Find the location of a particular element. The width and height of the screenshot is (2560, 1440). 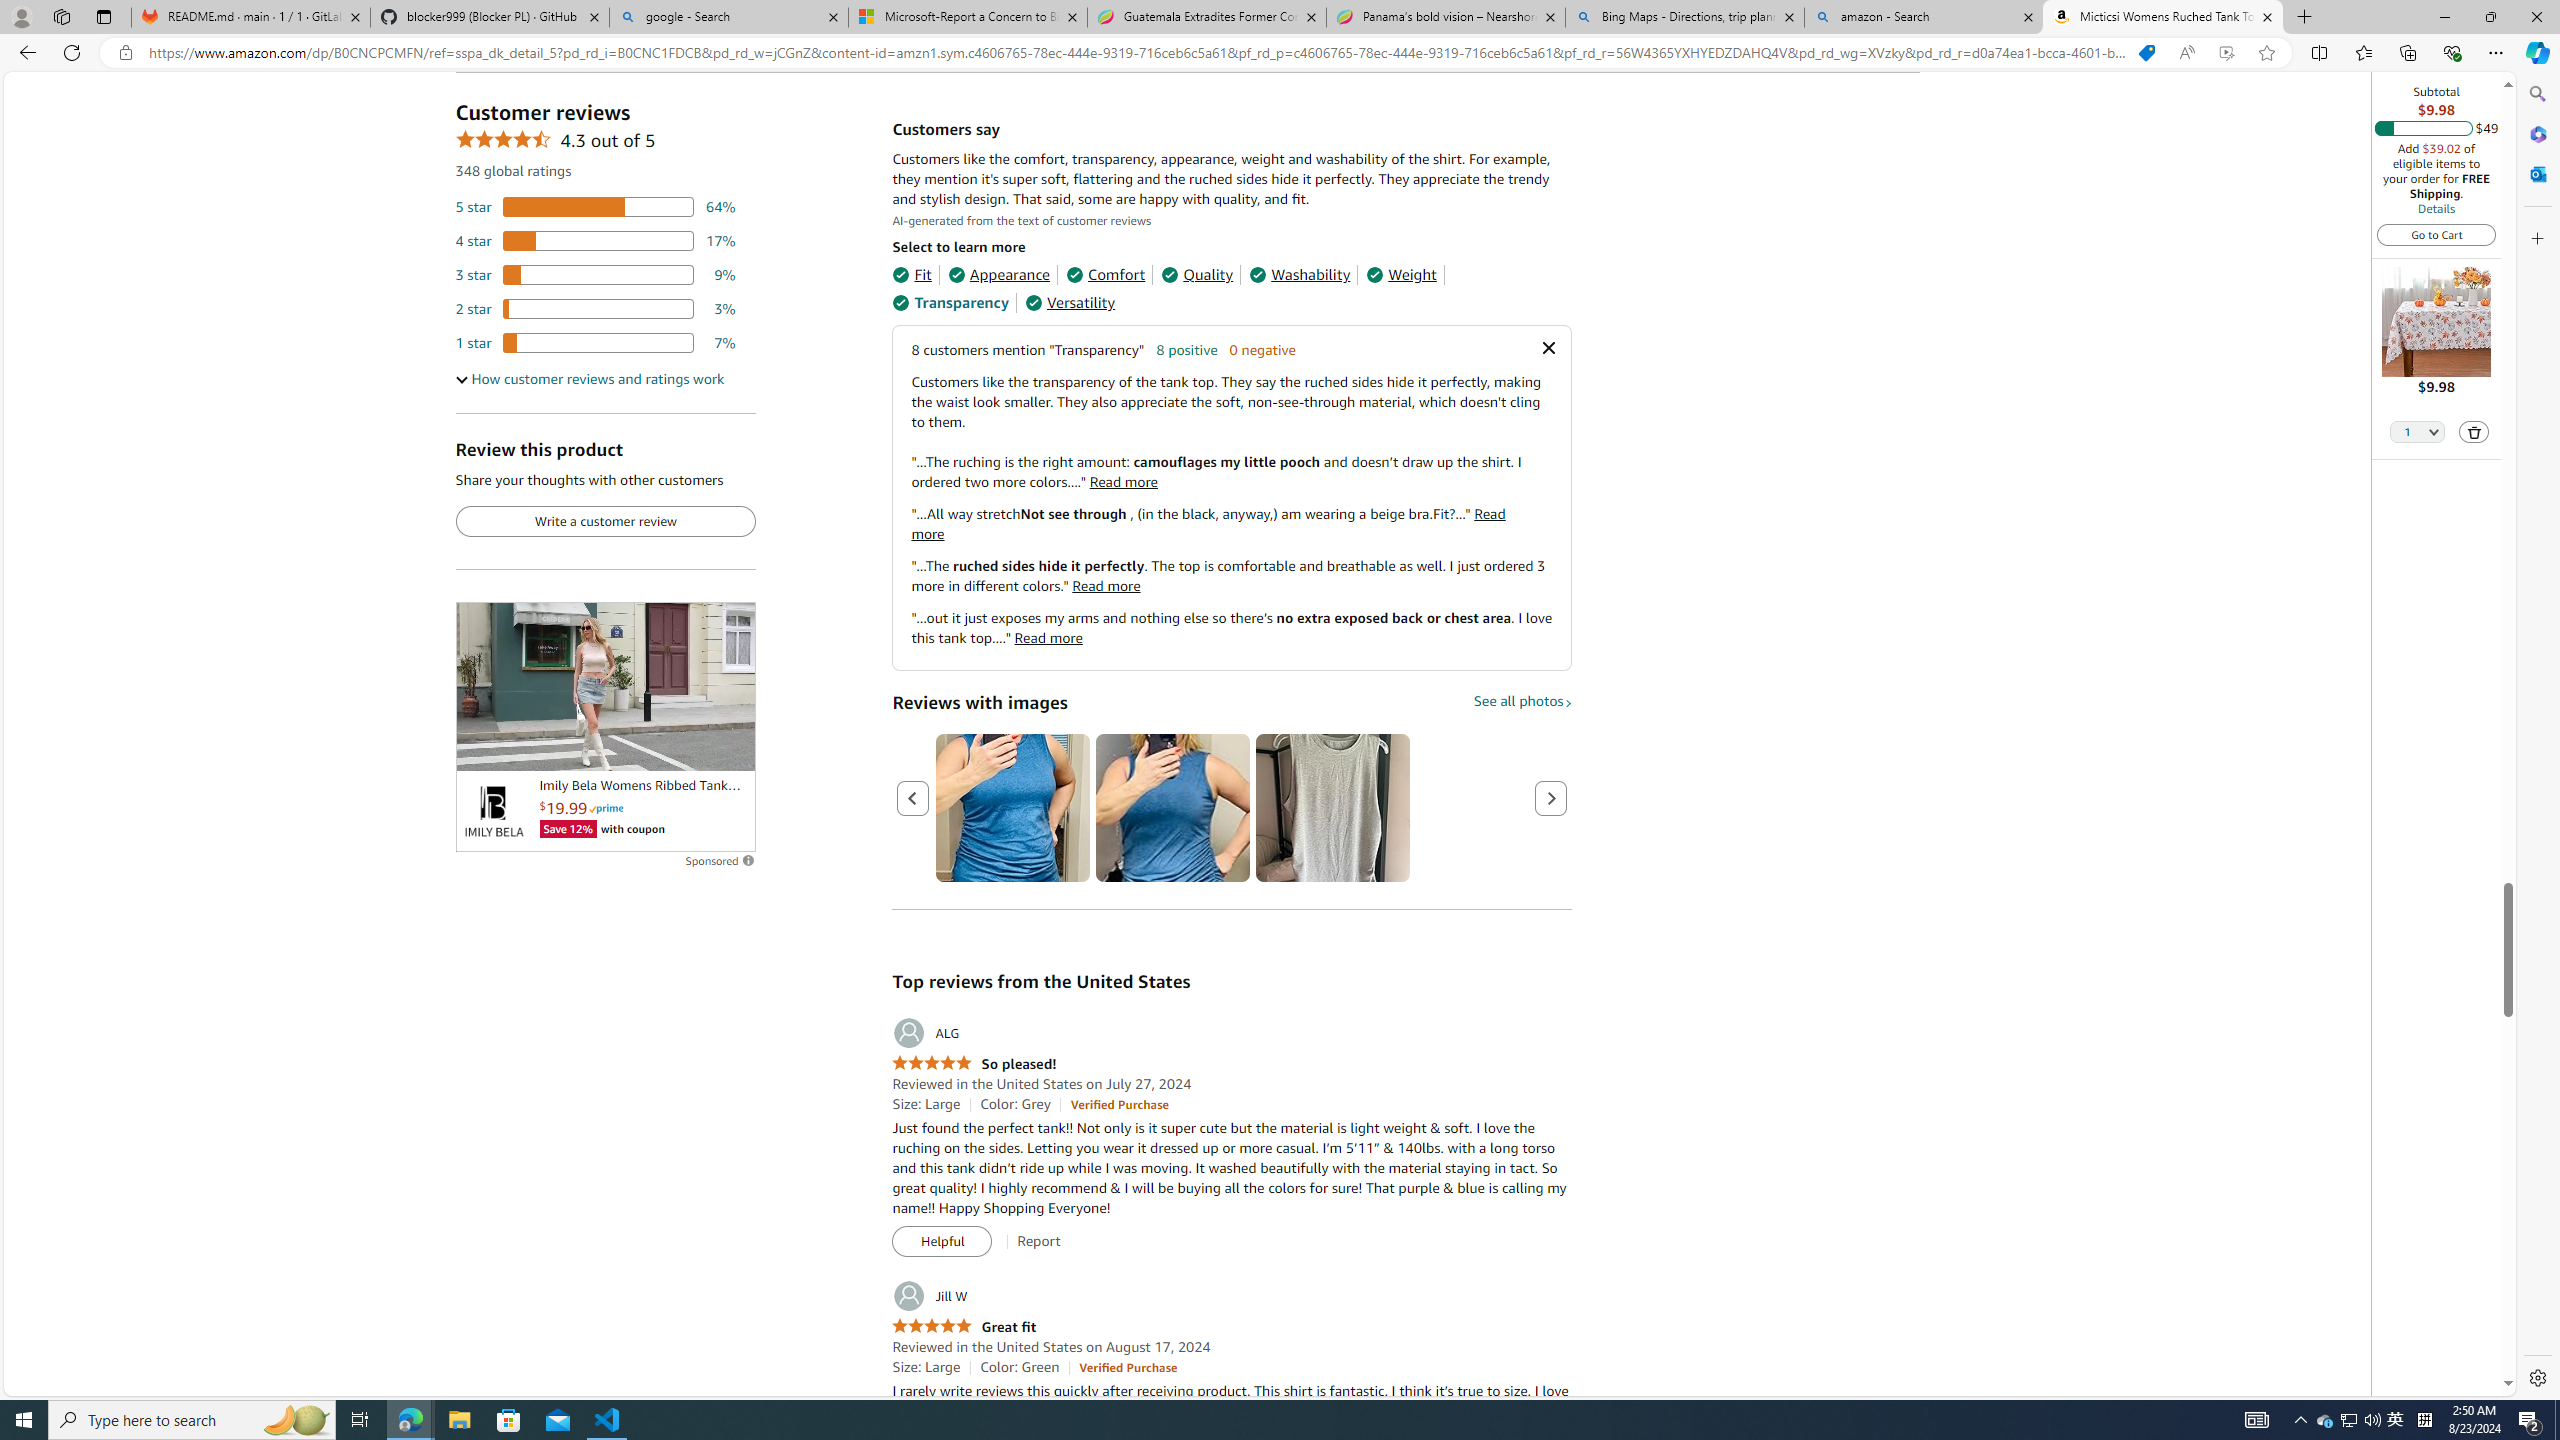

'Previous page' is located at coordinates (912, 797).